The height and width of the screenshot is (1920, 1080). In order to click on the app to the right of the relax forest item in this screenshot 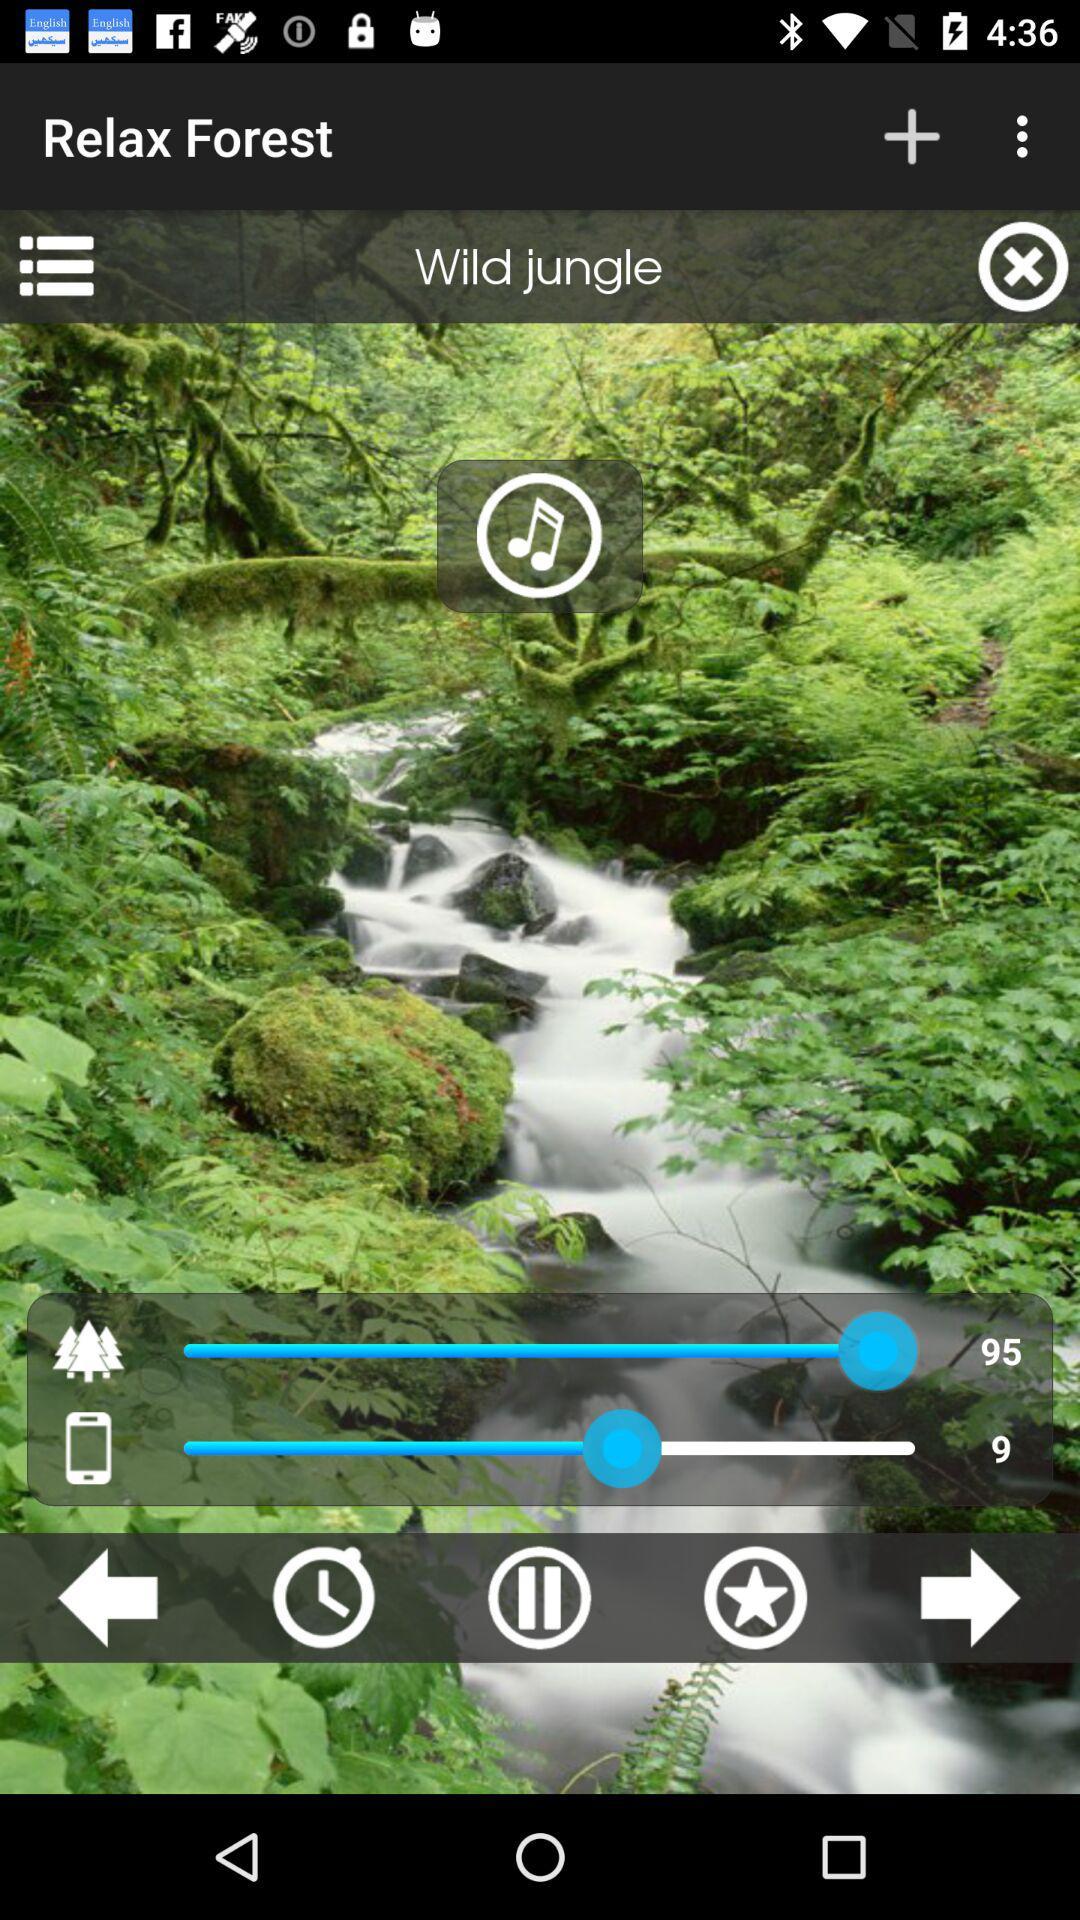, I will do `click(911, 135)`.